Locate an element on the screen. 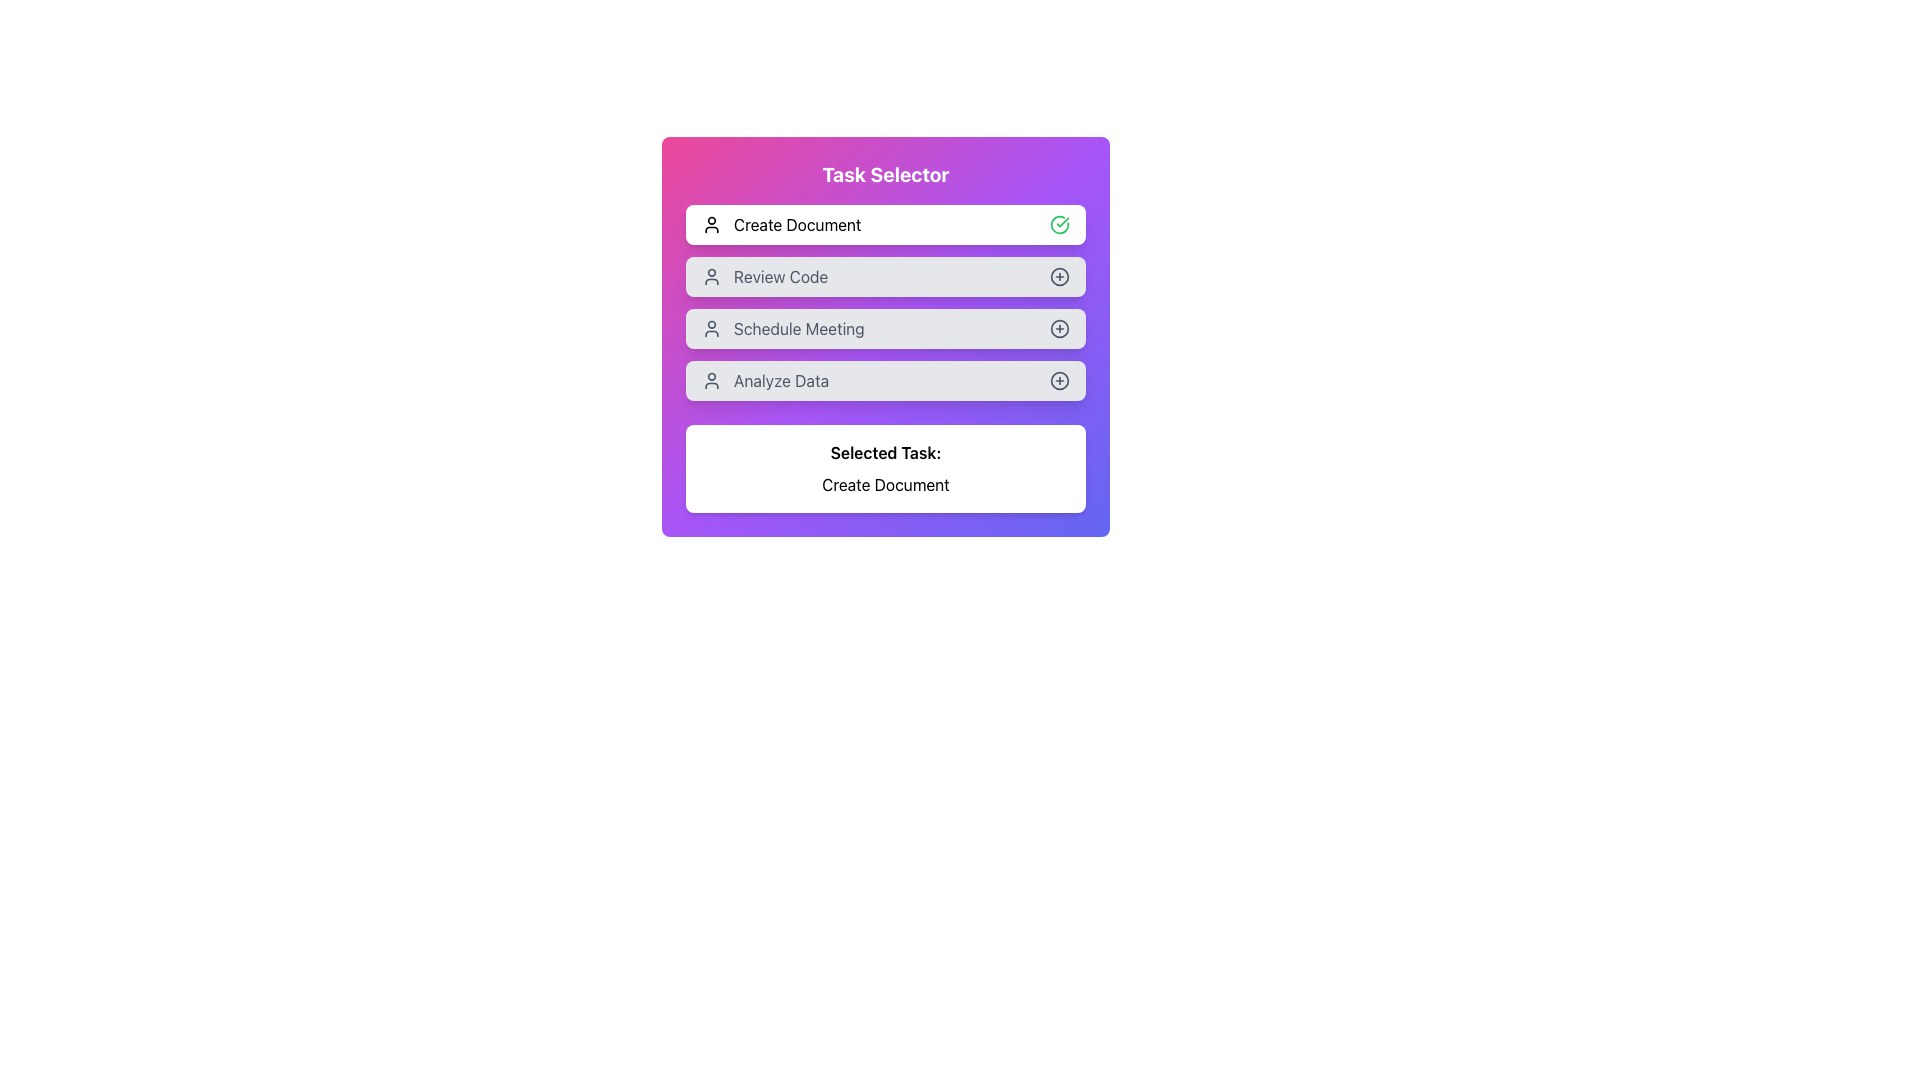 This screenshot has height=1080, width=1920. the Text Label that indicates the currently highlighted or selected task, positioned below 'Selected Task:' in the bottom middle of the interface is located at coordinates (885, 485).